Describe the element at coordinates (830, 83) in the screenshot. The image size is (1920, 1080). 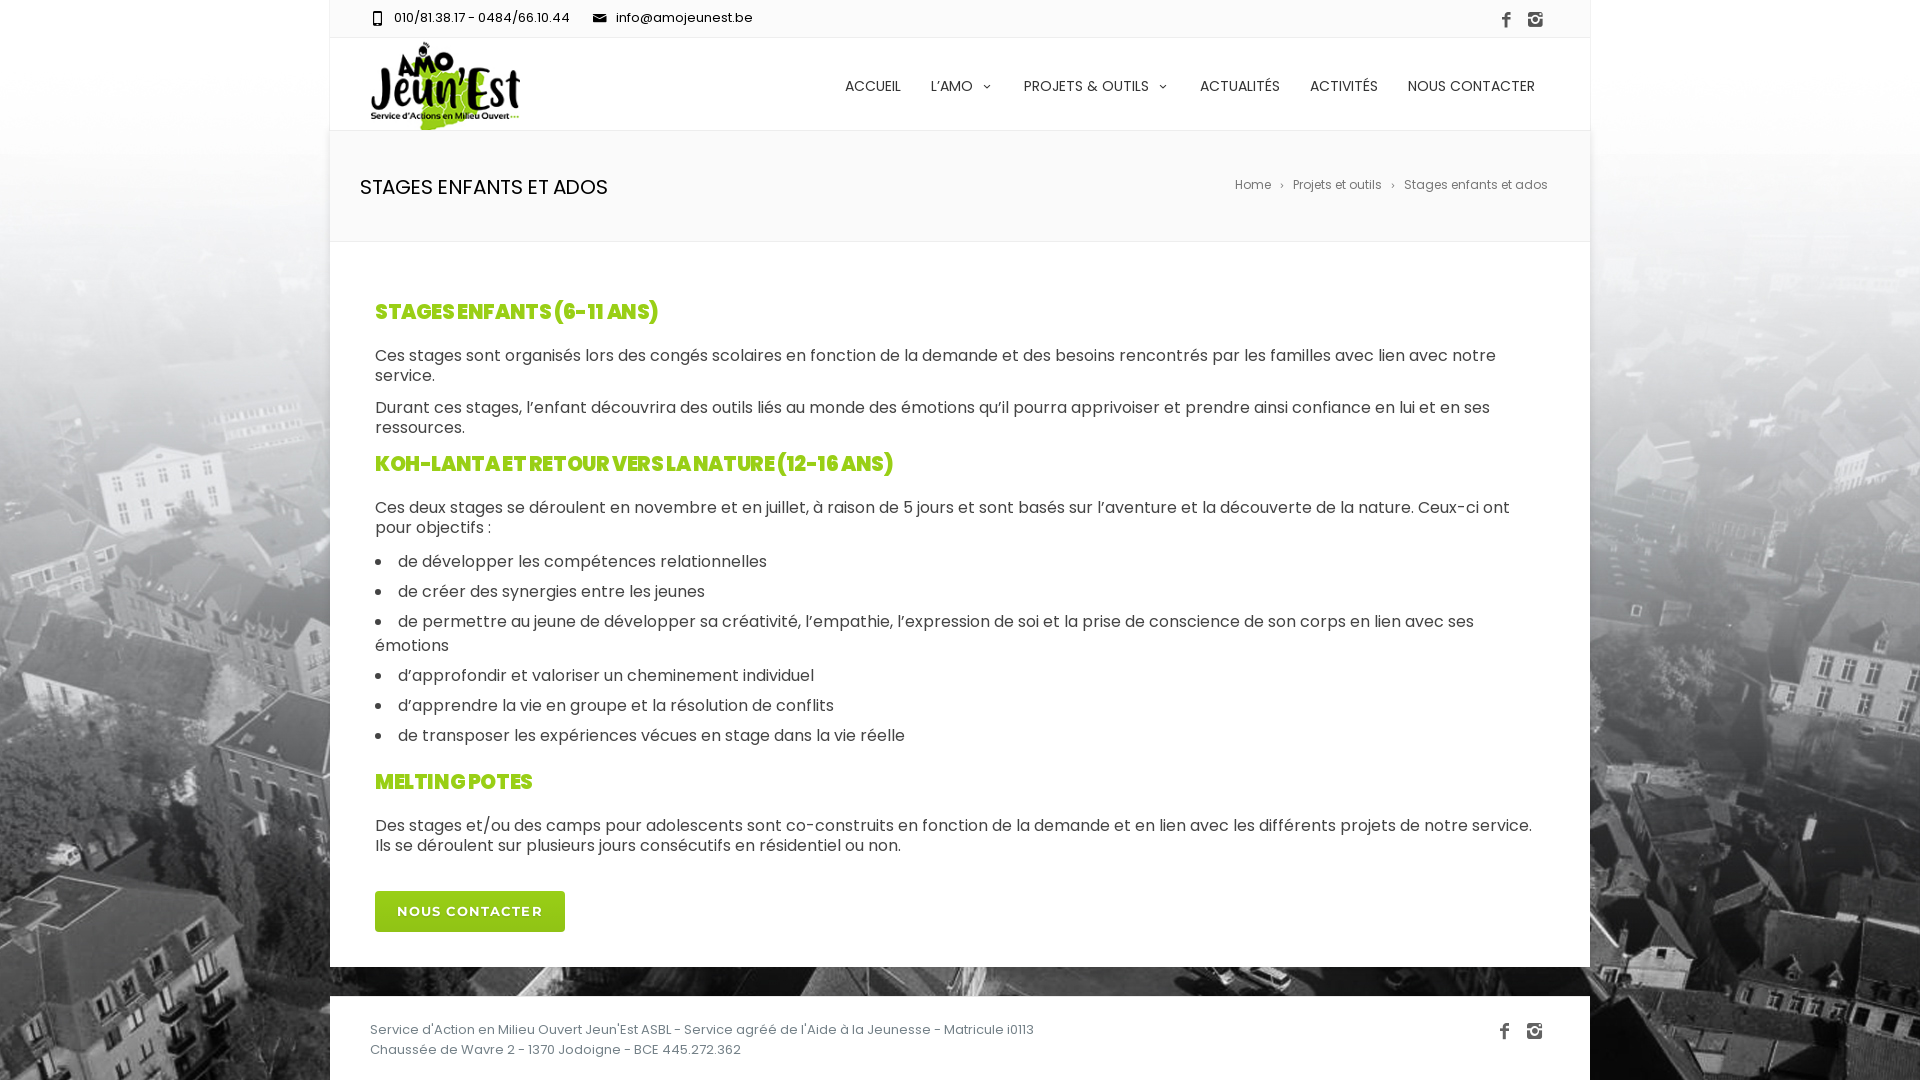
I see `'ACCUEIL'` at that location.